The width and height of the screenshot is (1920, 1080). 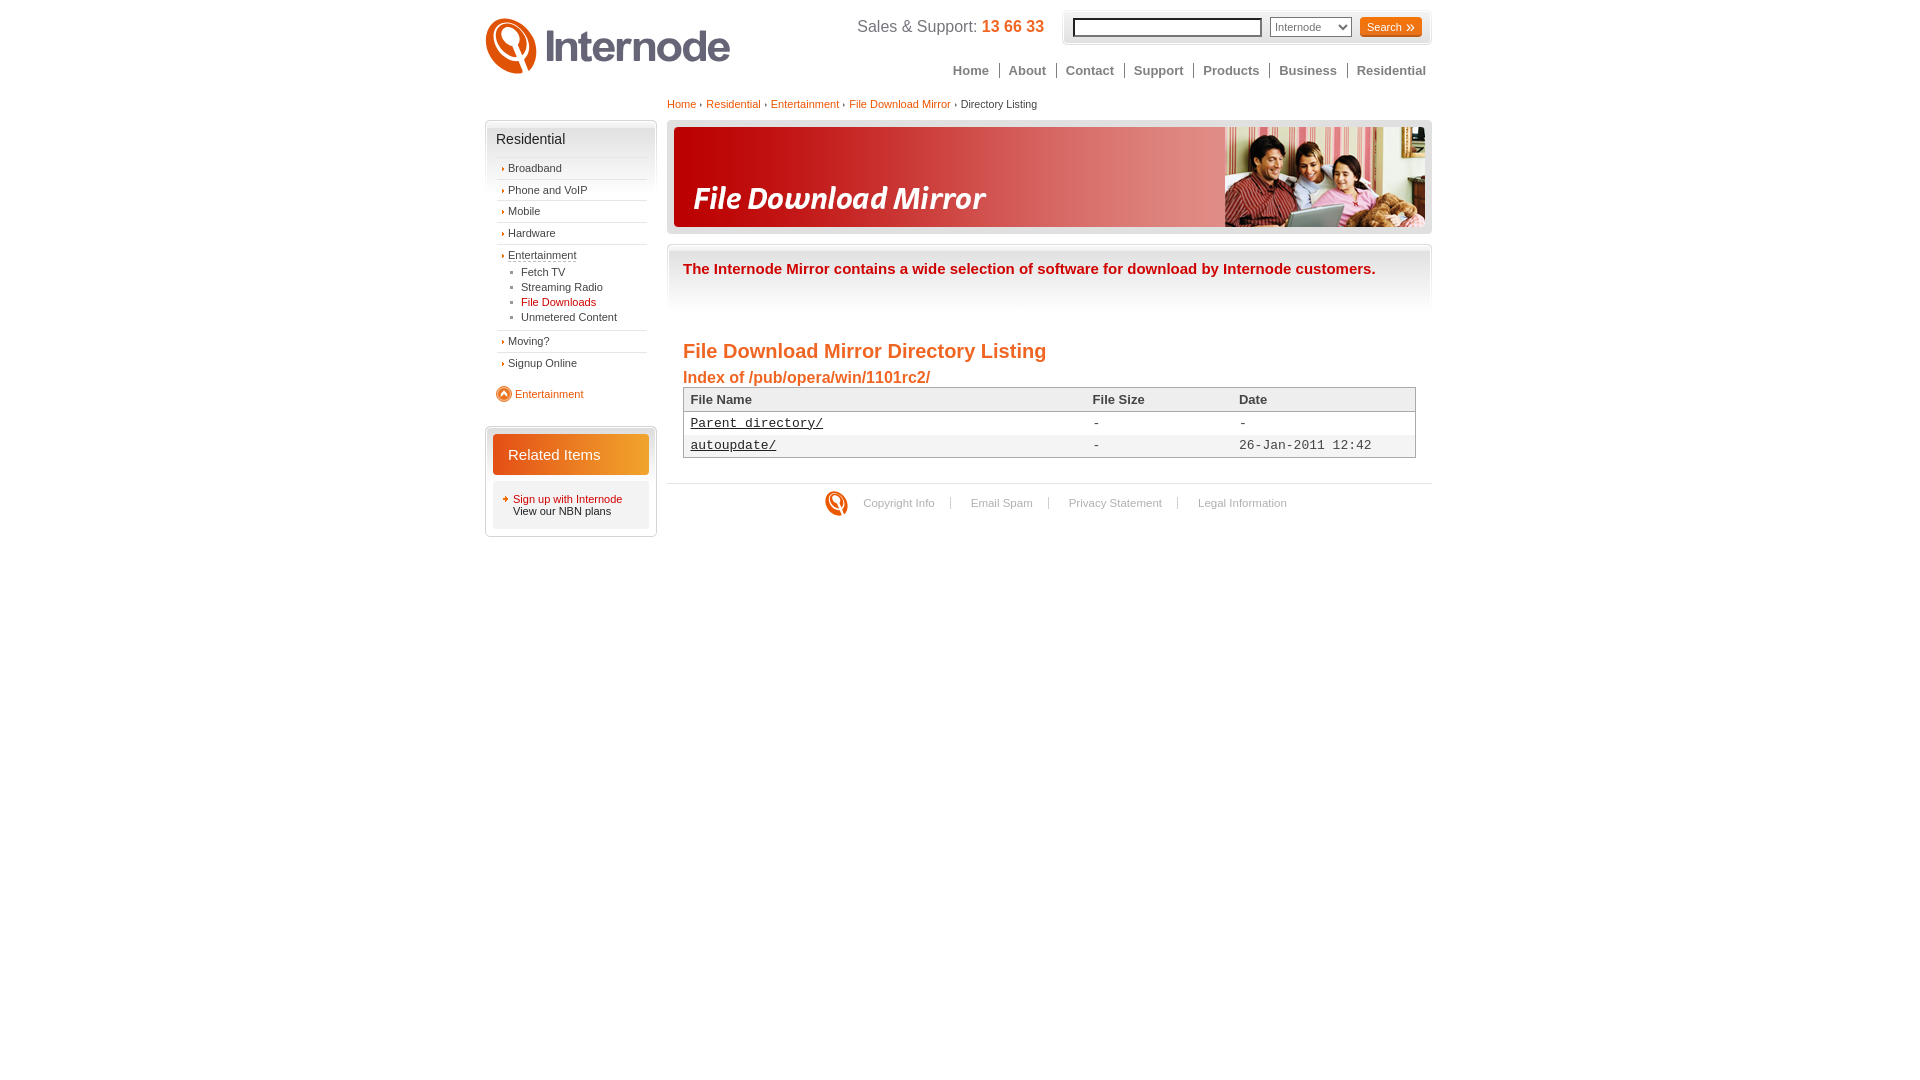 What do you see at coordinates (667, 104) in the screenshot?
I see `'Home'` at bounding box center [667, 104].